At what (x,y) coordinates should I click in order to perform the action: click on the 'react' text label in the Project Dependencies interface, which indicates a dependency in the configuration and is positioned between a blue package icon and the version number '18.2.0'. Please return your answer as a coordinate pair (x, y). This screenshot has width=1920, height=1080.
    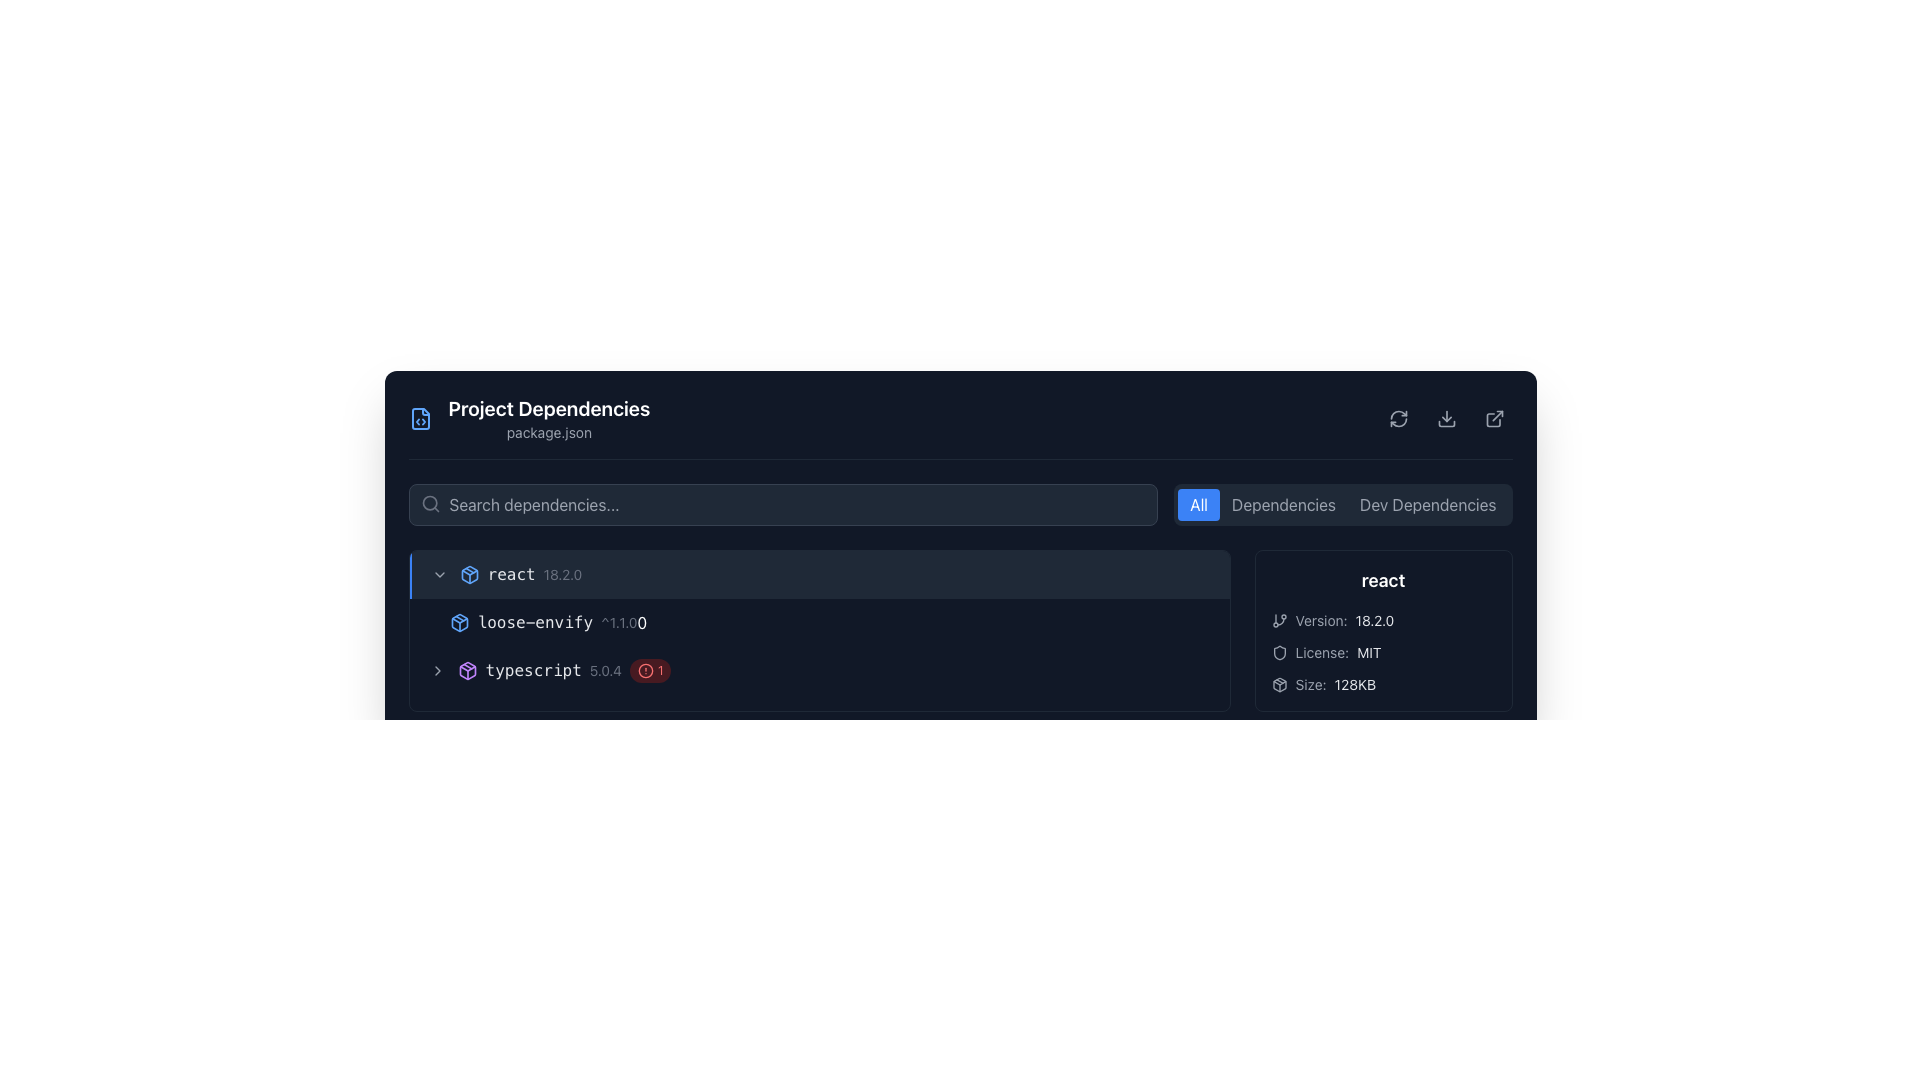
    Looking at the image, I should click on (511, 574).